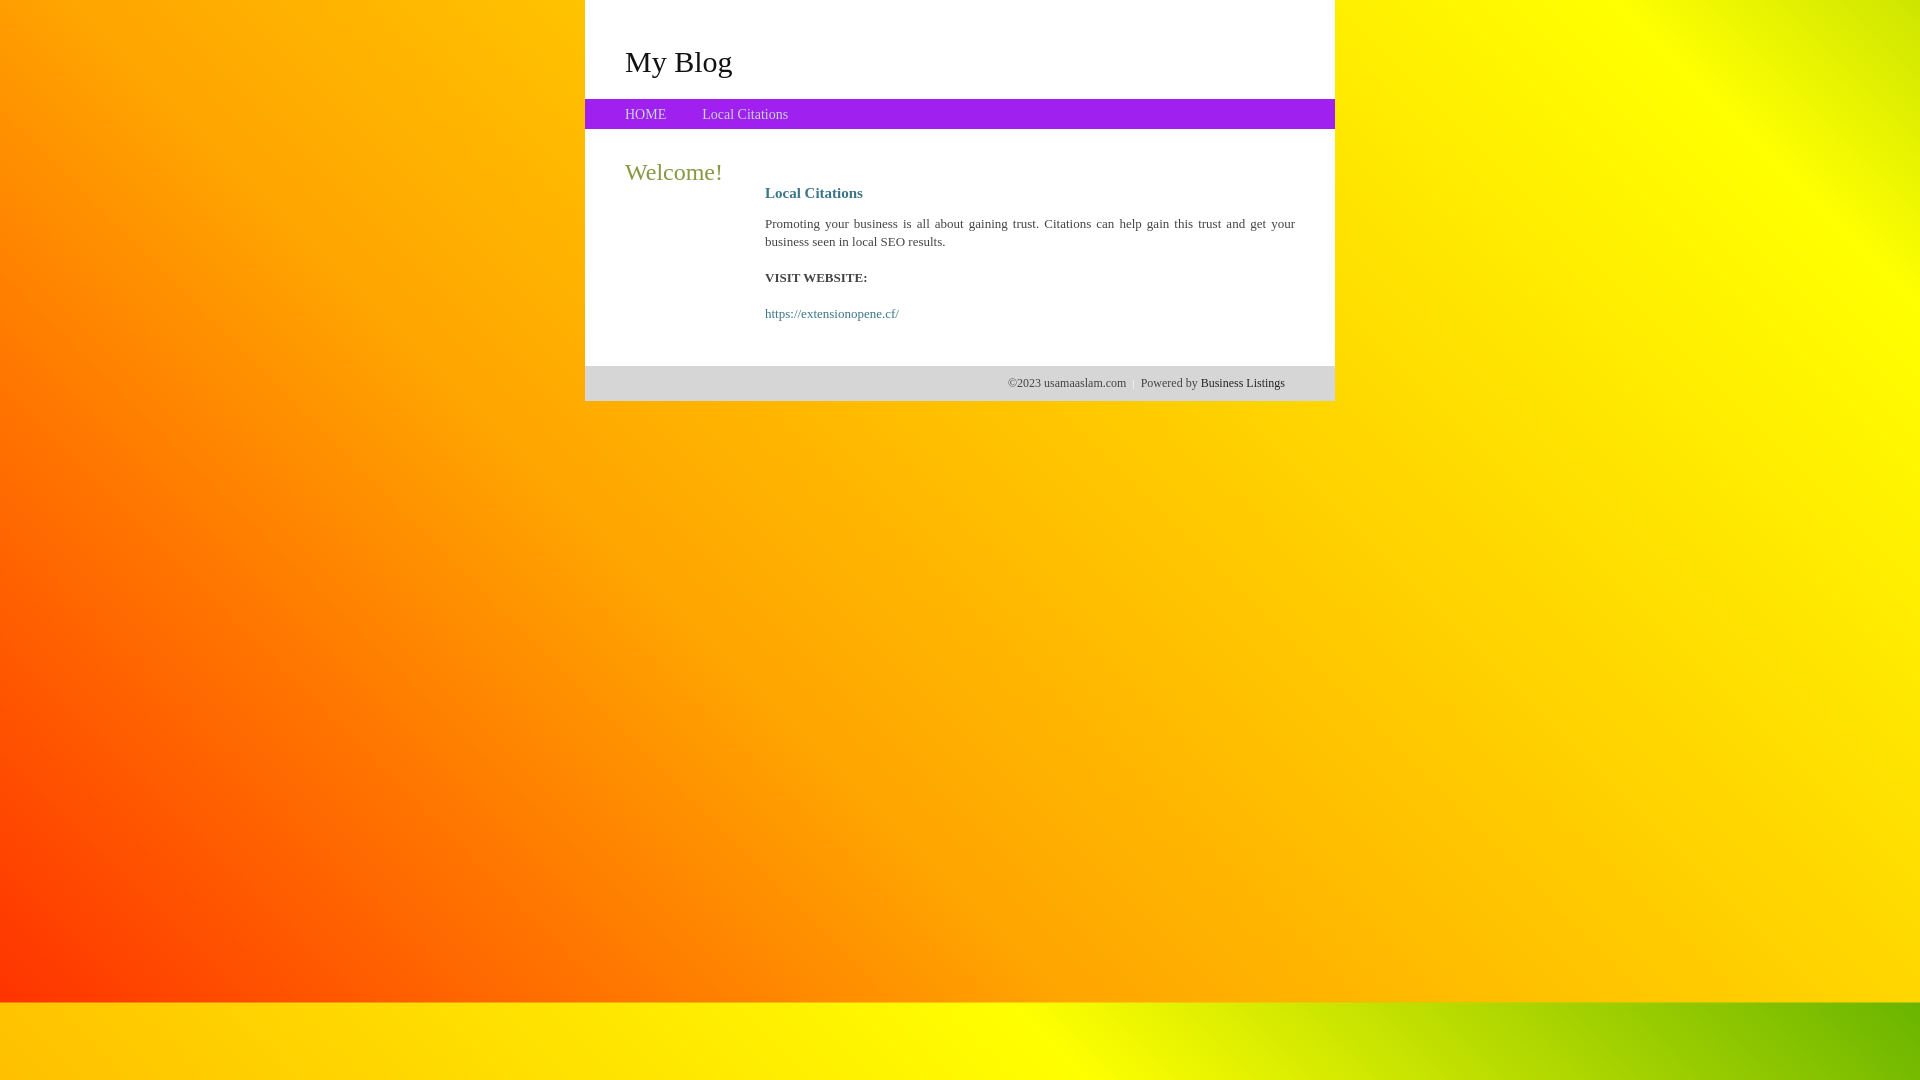  I want to click on 'https://extensionopene.cf/', so click(831, 313).